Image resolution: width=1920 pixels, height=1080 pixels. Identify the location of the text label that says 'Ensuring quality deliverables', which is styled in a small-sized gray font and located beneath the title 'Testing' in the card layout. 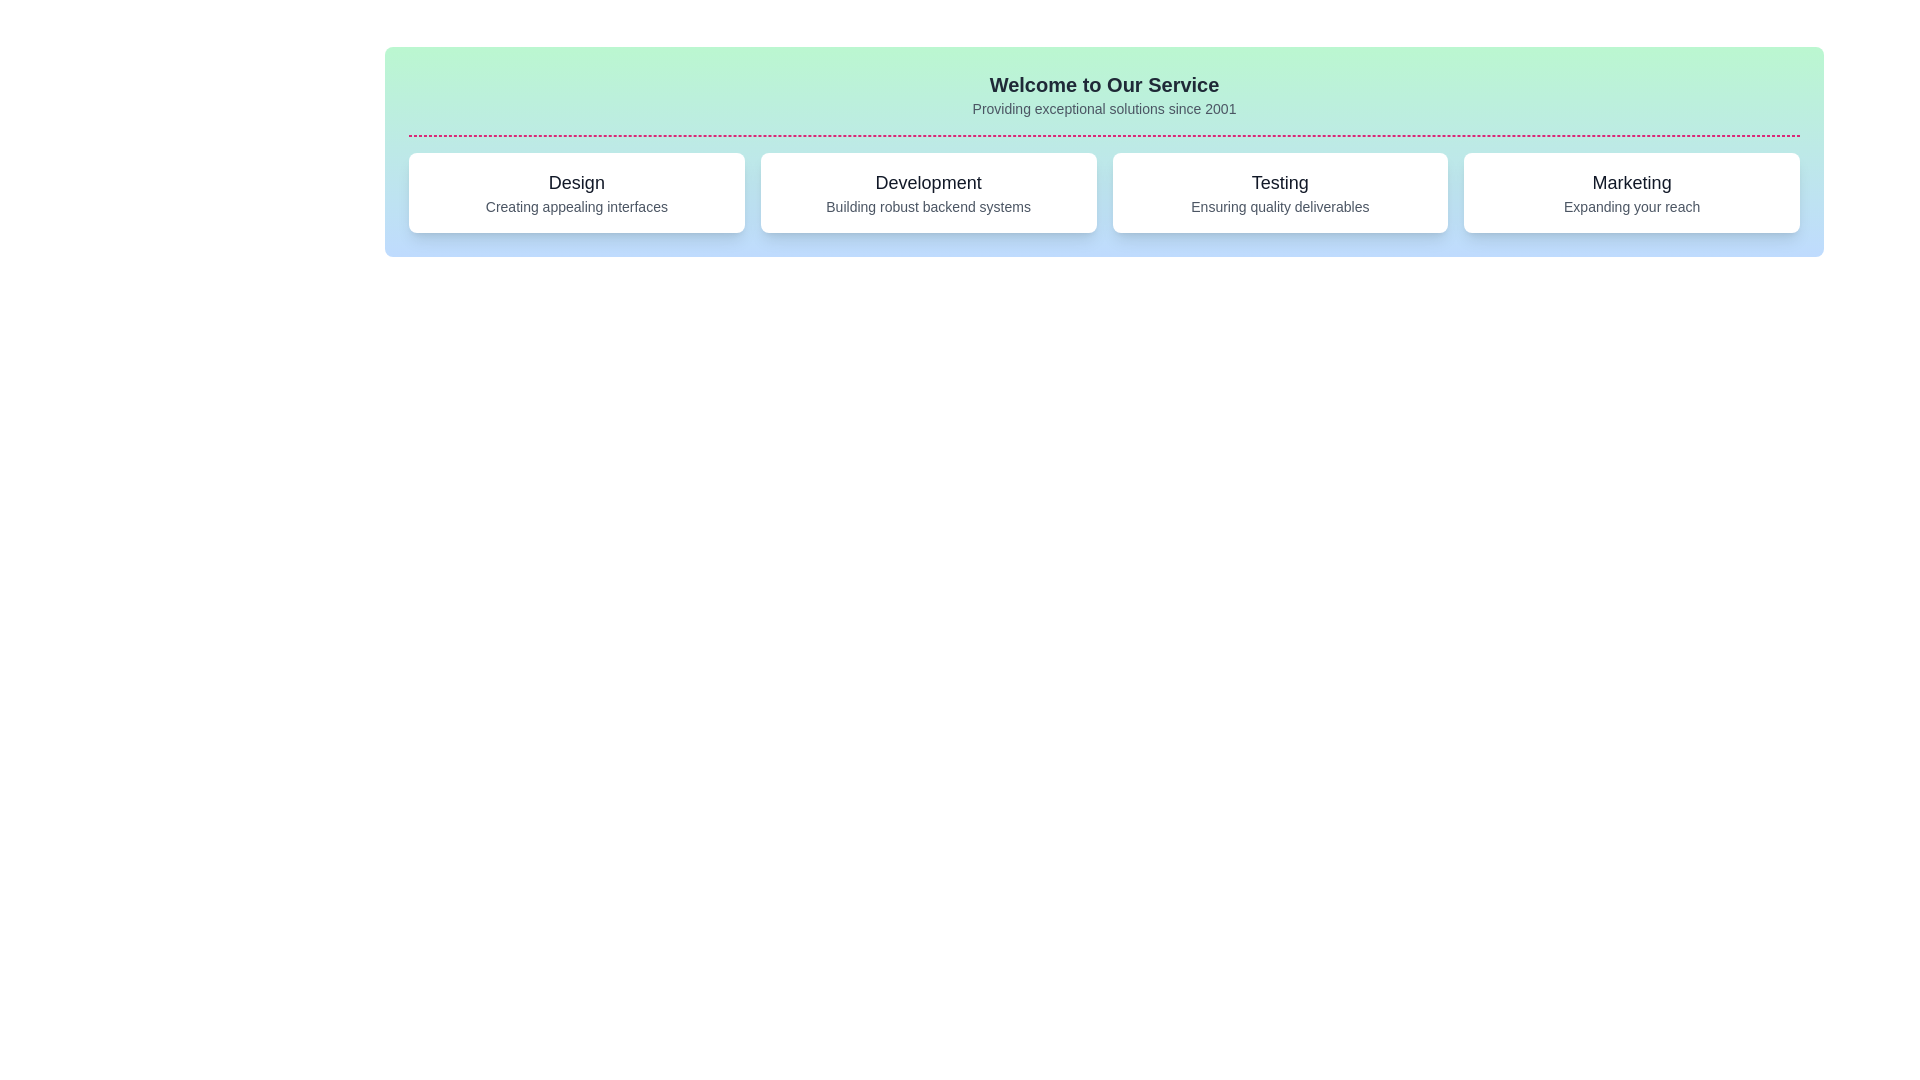
(1280, 207).